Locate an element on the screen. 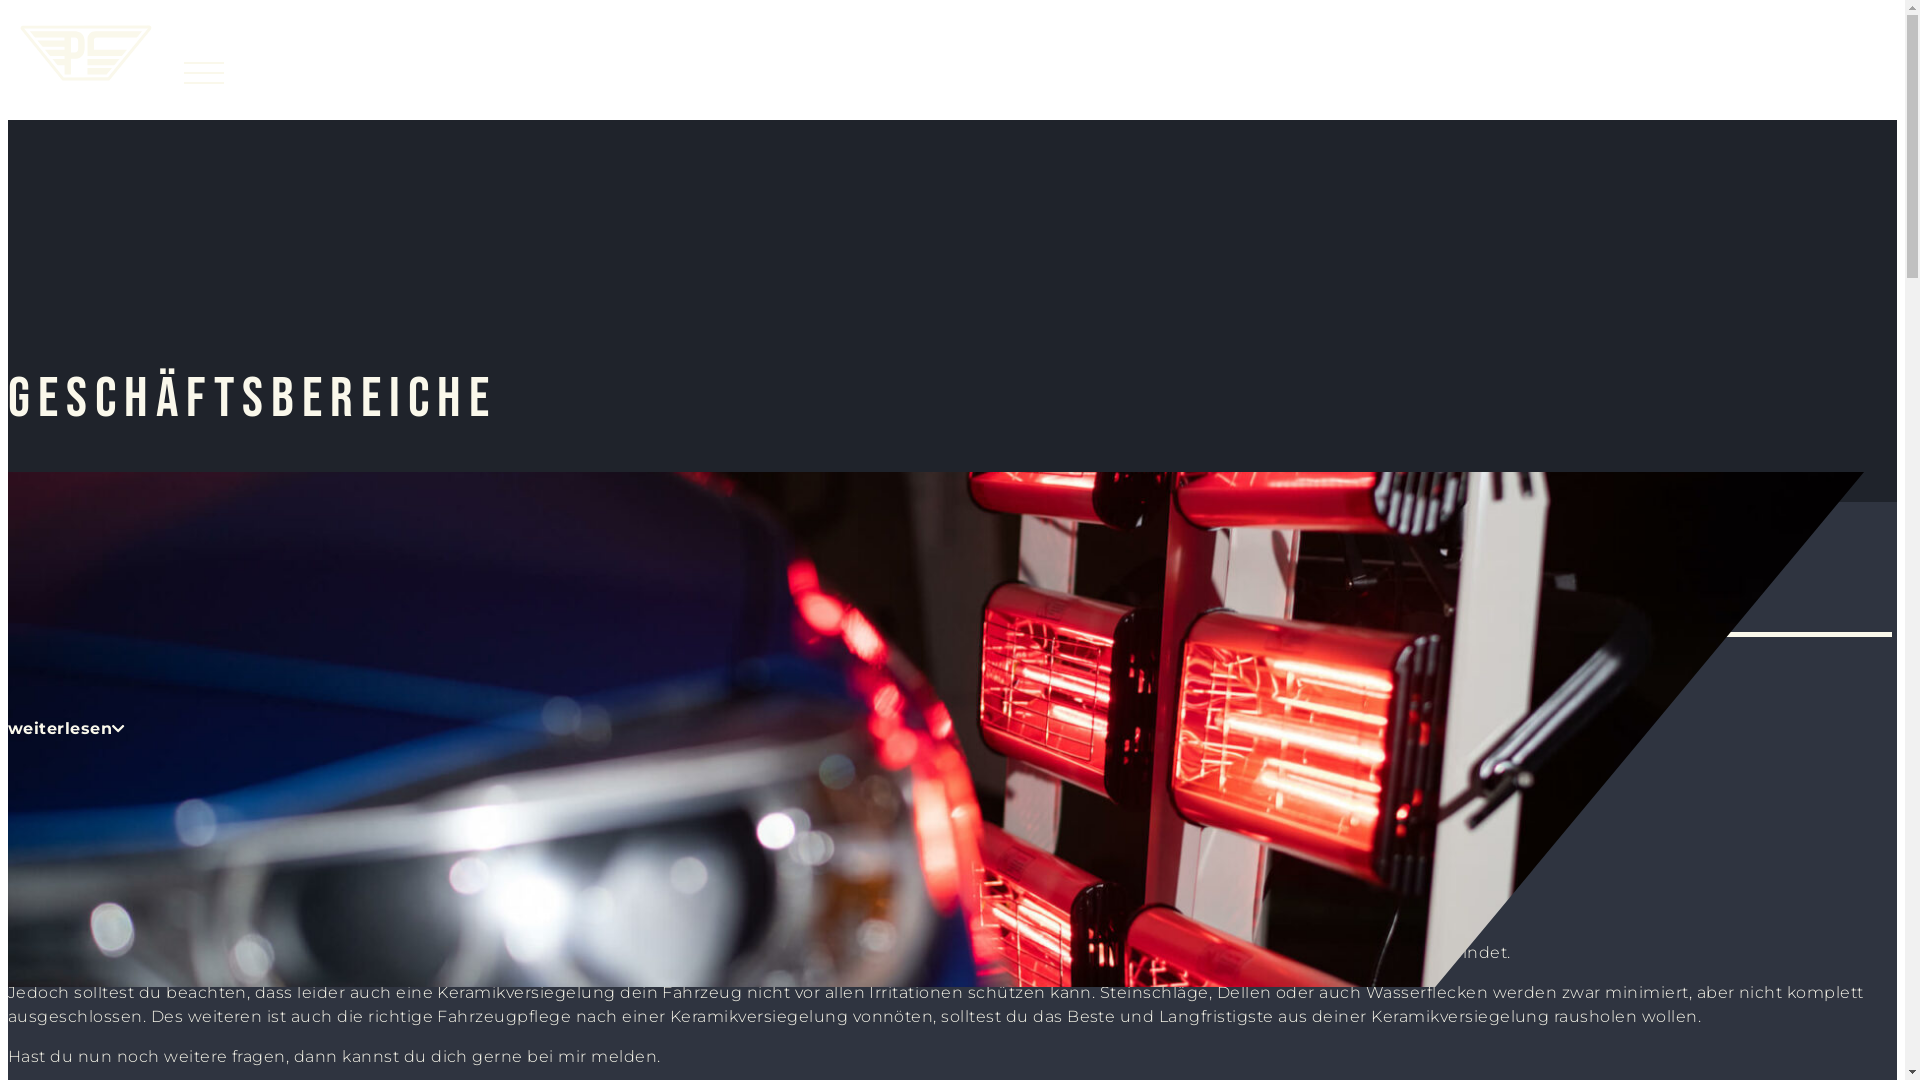 The image size is (1920, 1080). 'weiterlesen' is located at coordinates (67, 728).